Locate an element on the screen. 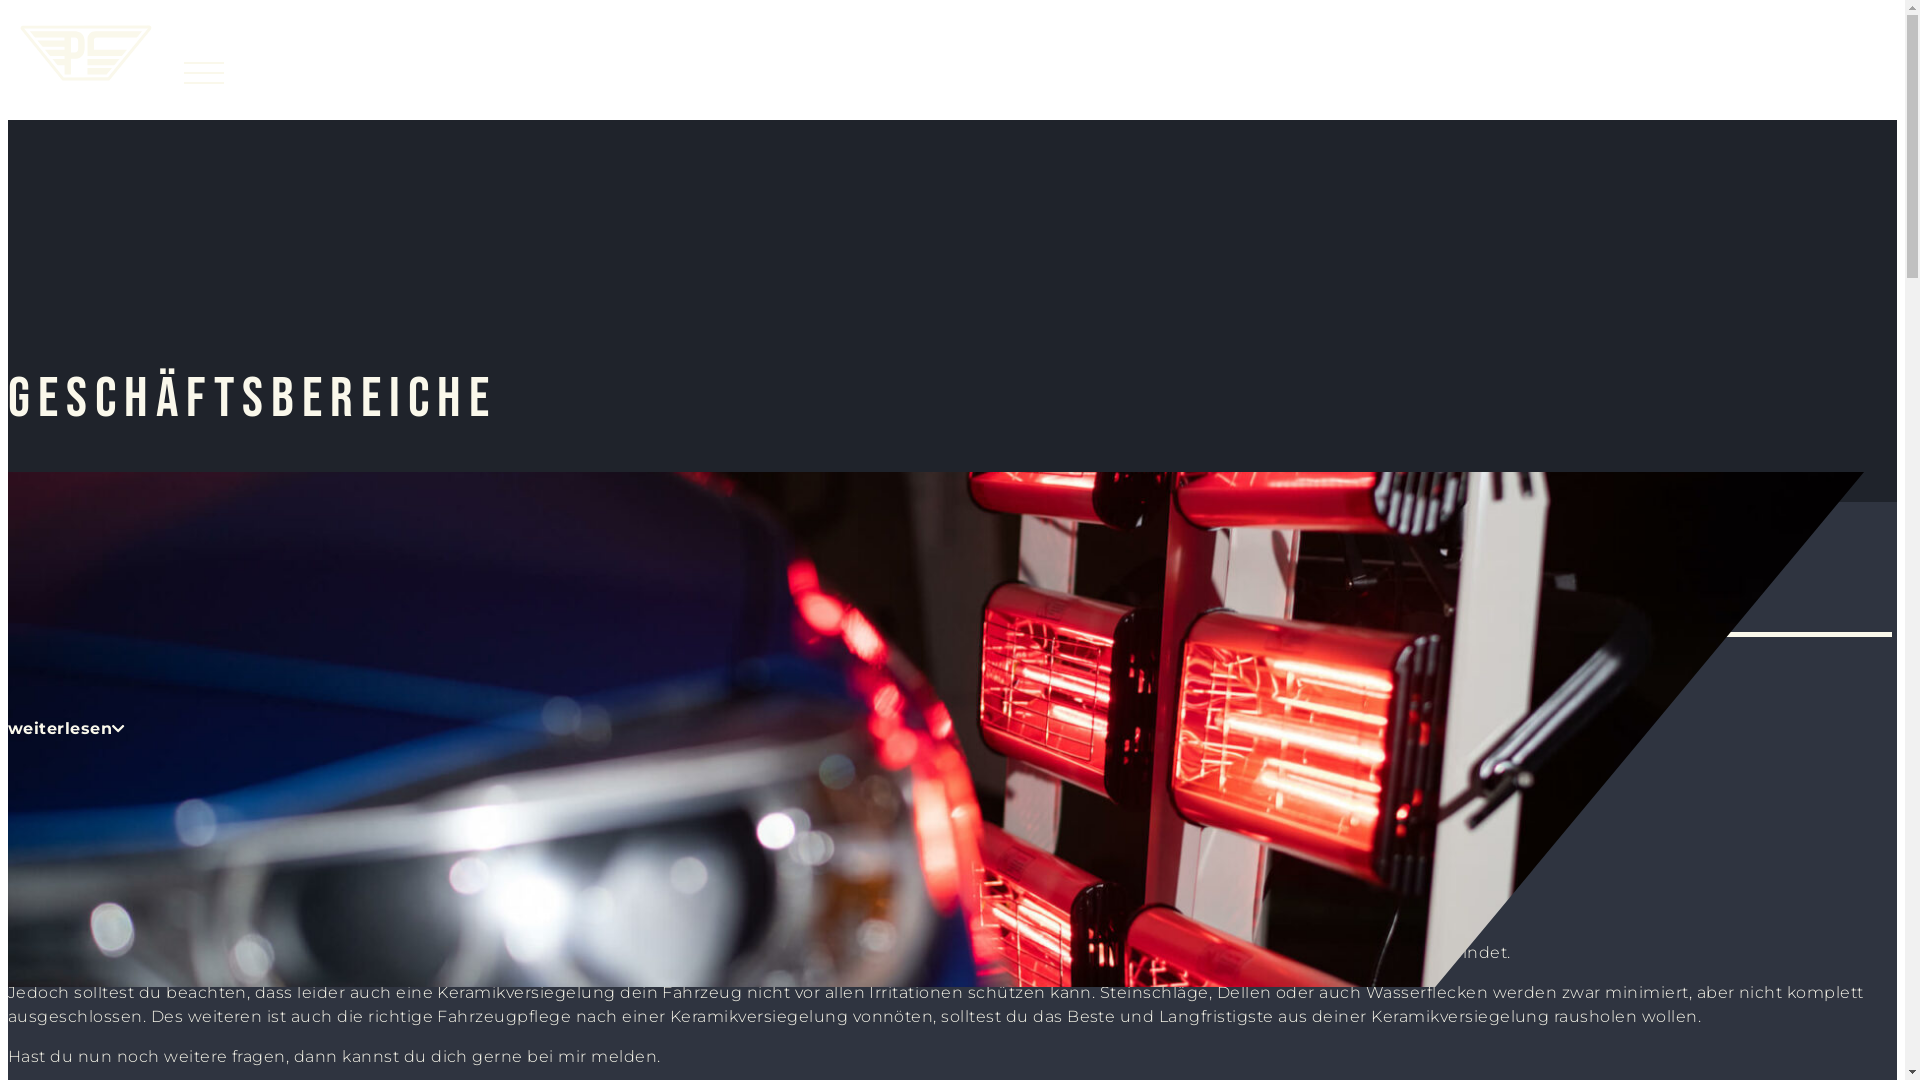 The image size is (1920, 1080). 'weiterlesen' is located at coordinates (67, 728).